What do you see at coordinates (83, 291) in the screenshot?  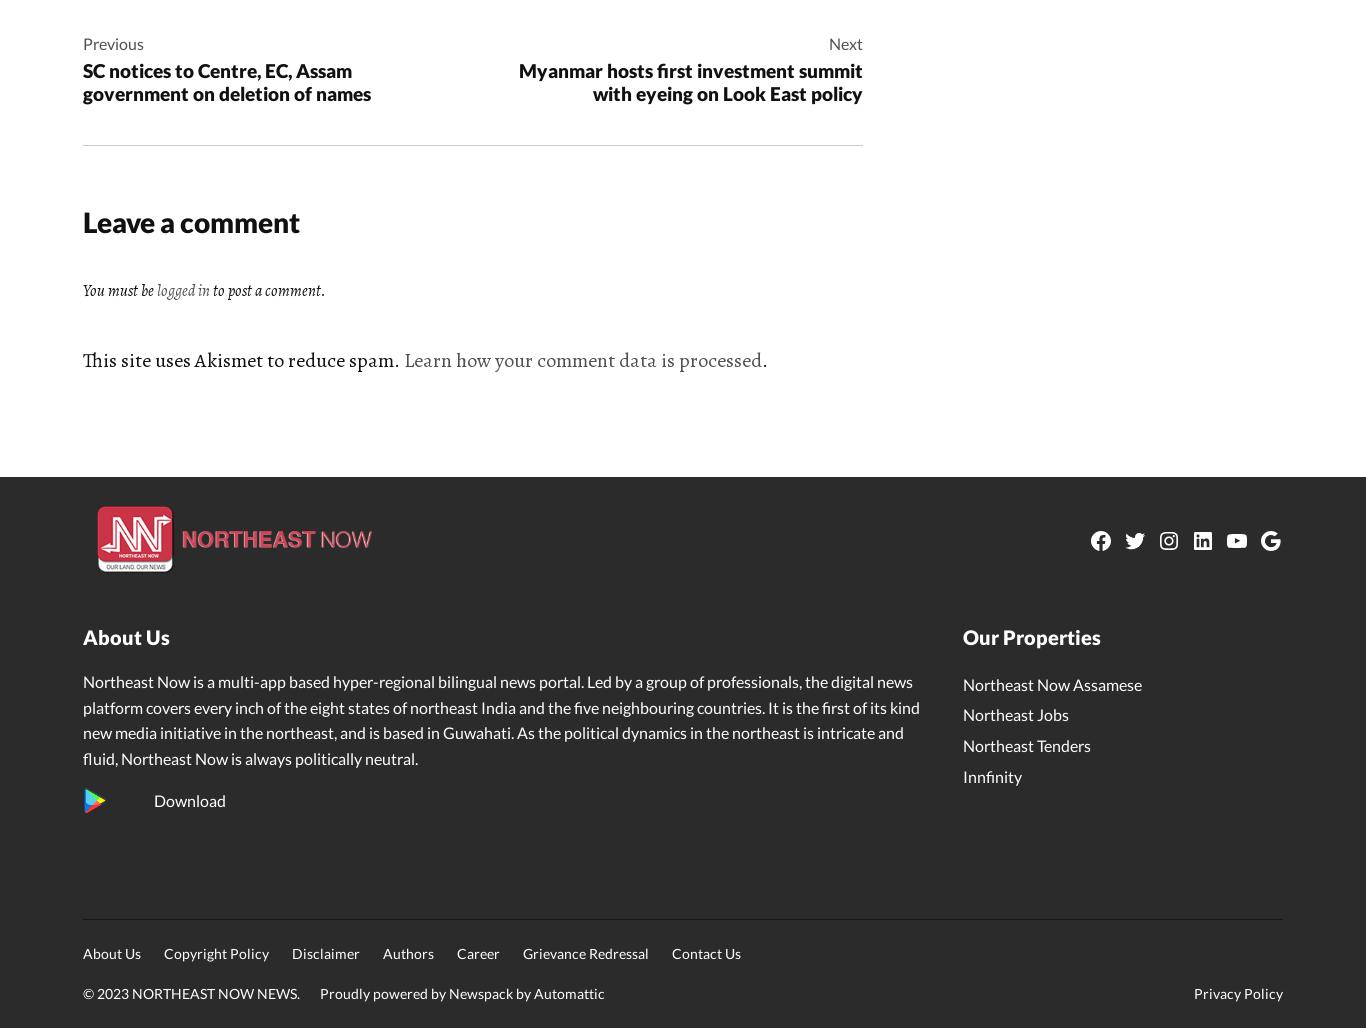 I see `'You must be'` at bounding box center [83, 291].